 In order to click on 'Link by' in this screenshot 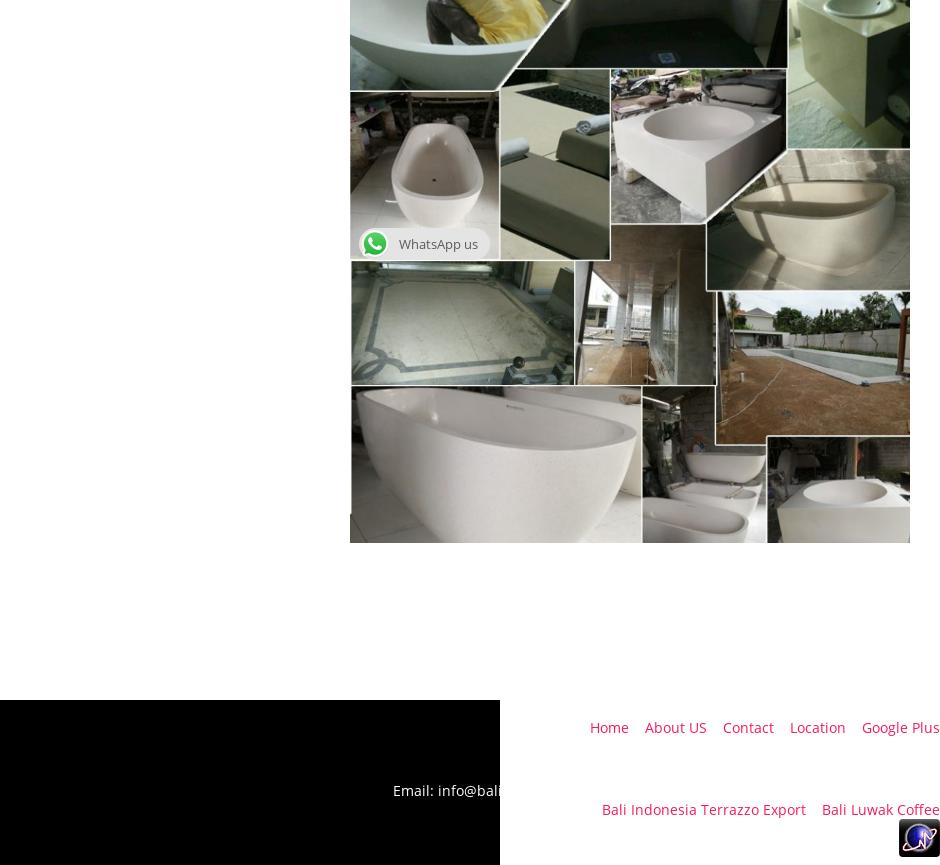, I will do `click(576, 808)`.